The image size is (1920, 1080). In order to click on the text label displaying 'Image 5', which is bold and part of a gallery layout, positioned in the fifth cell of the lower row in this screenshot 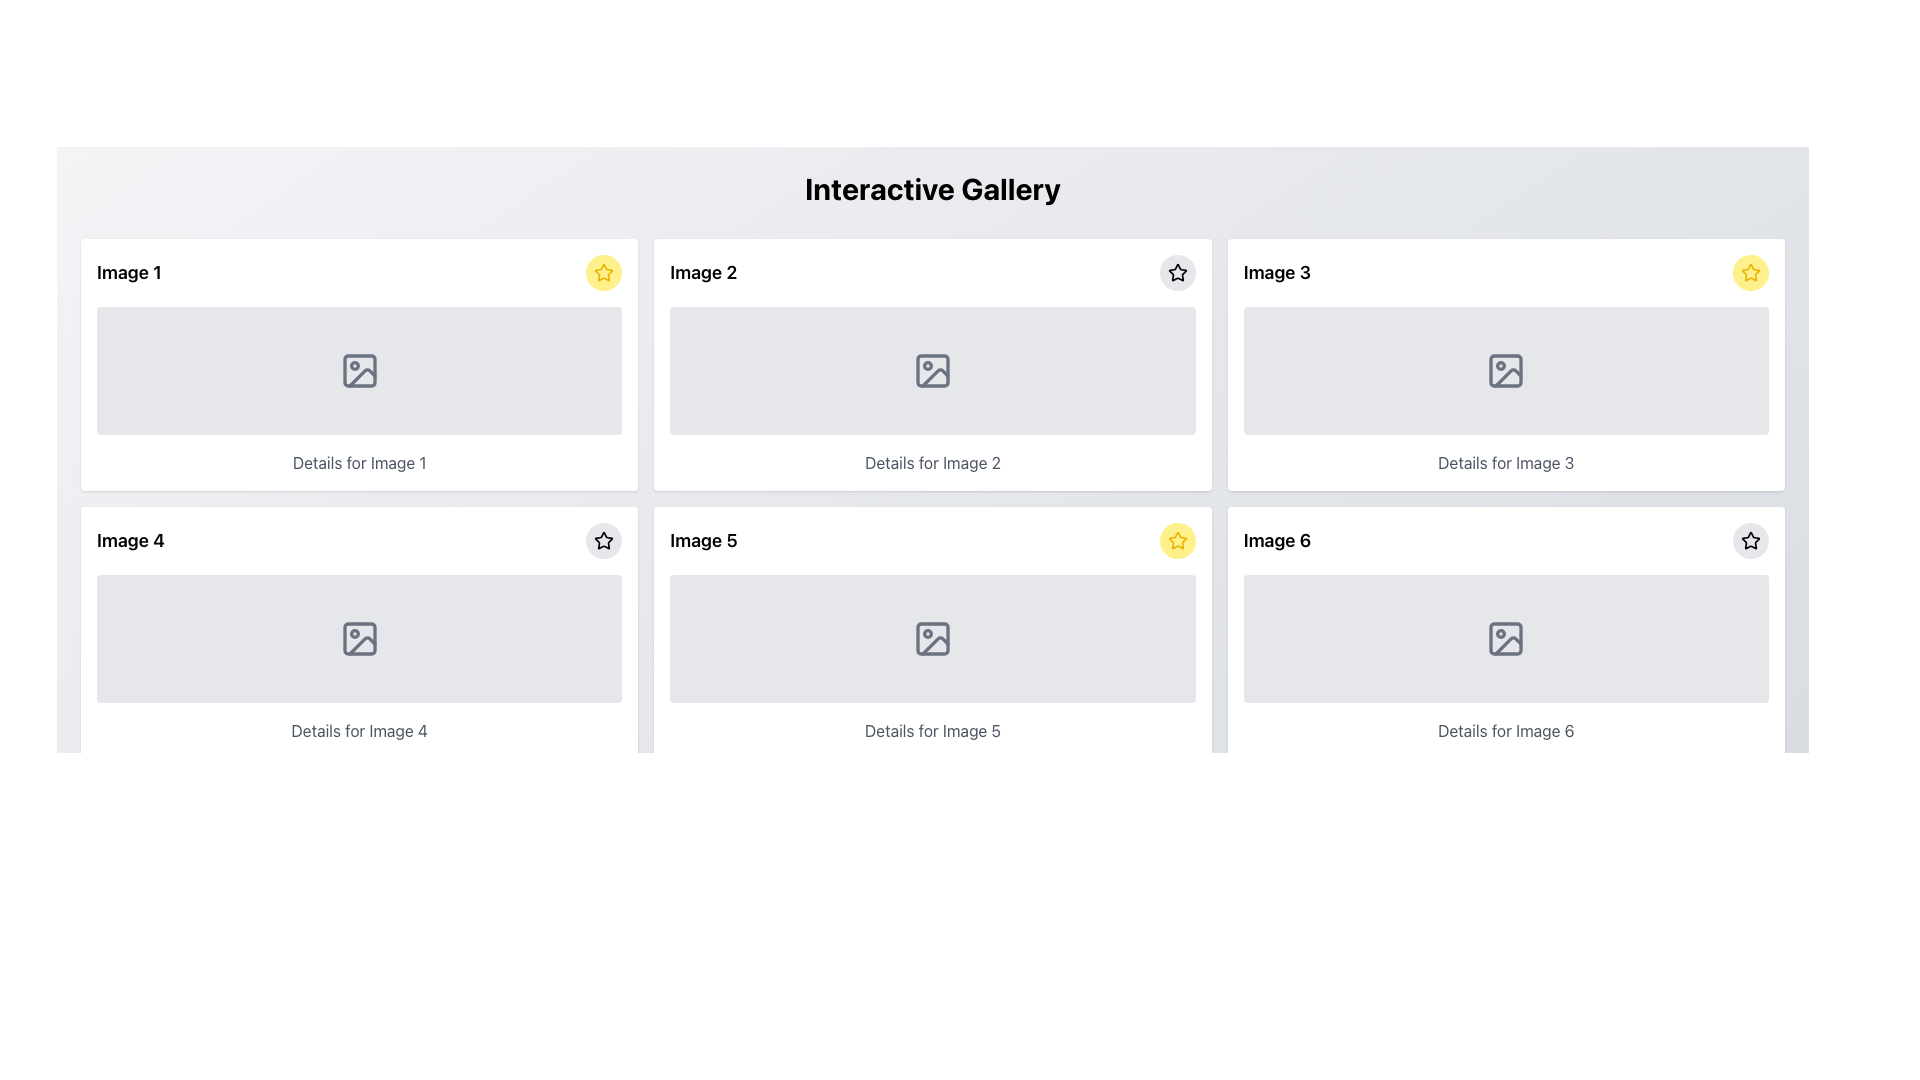, I will do `click(704, 540)`.